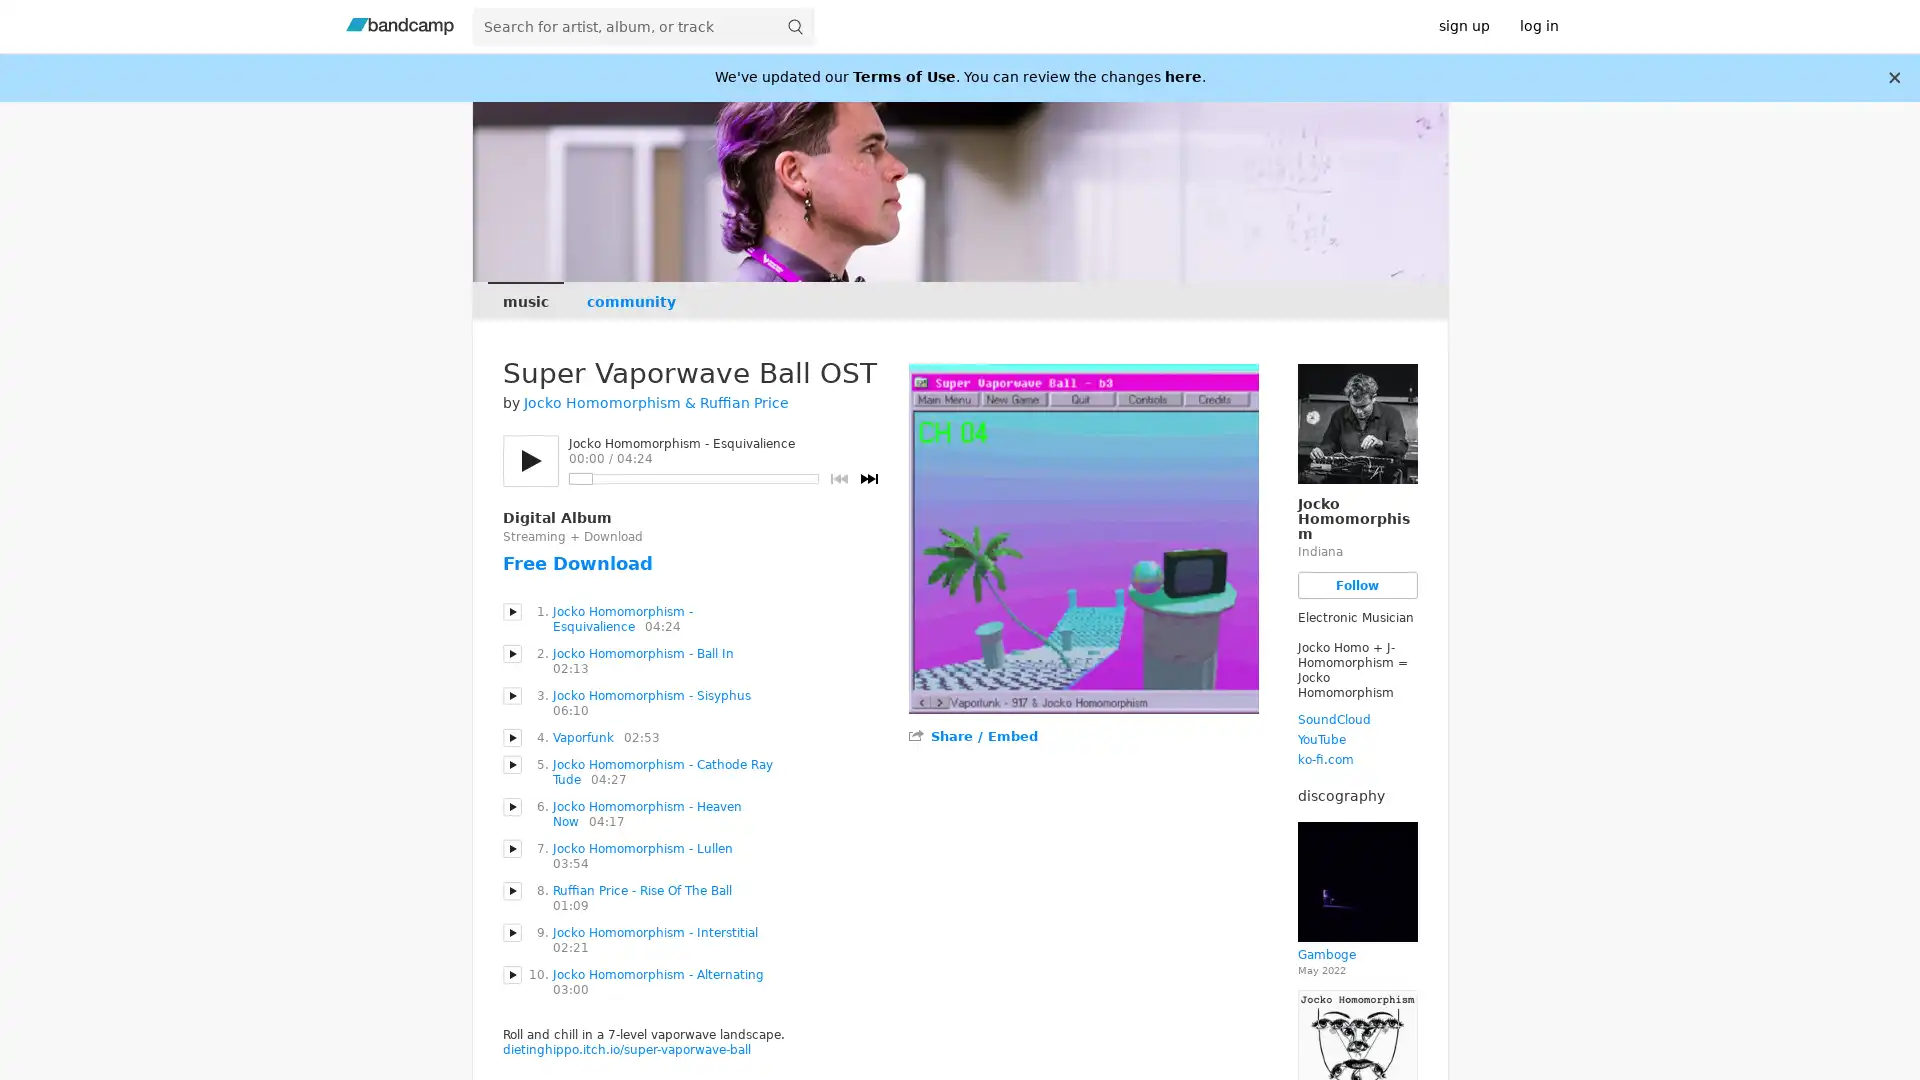 This screenshot has height=1080, width=1920. I want to click on Previous track, so click(838, 478).